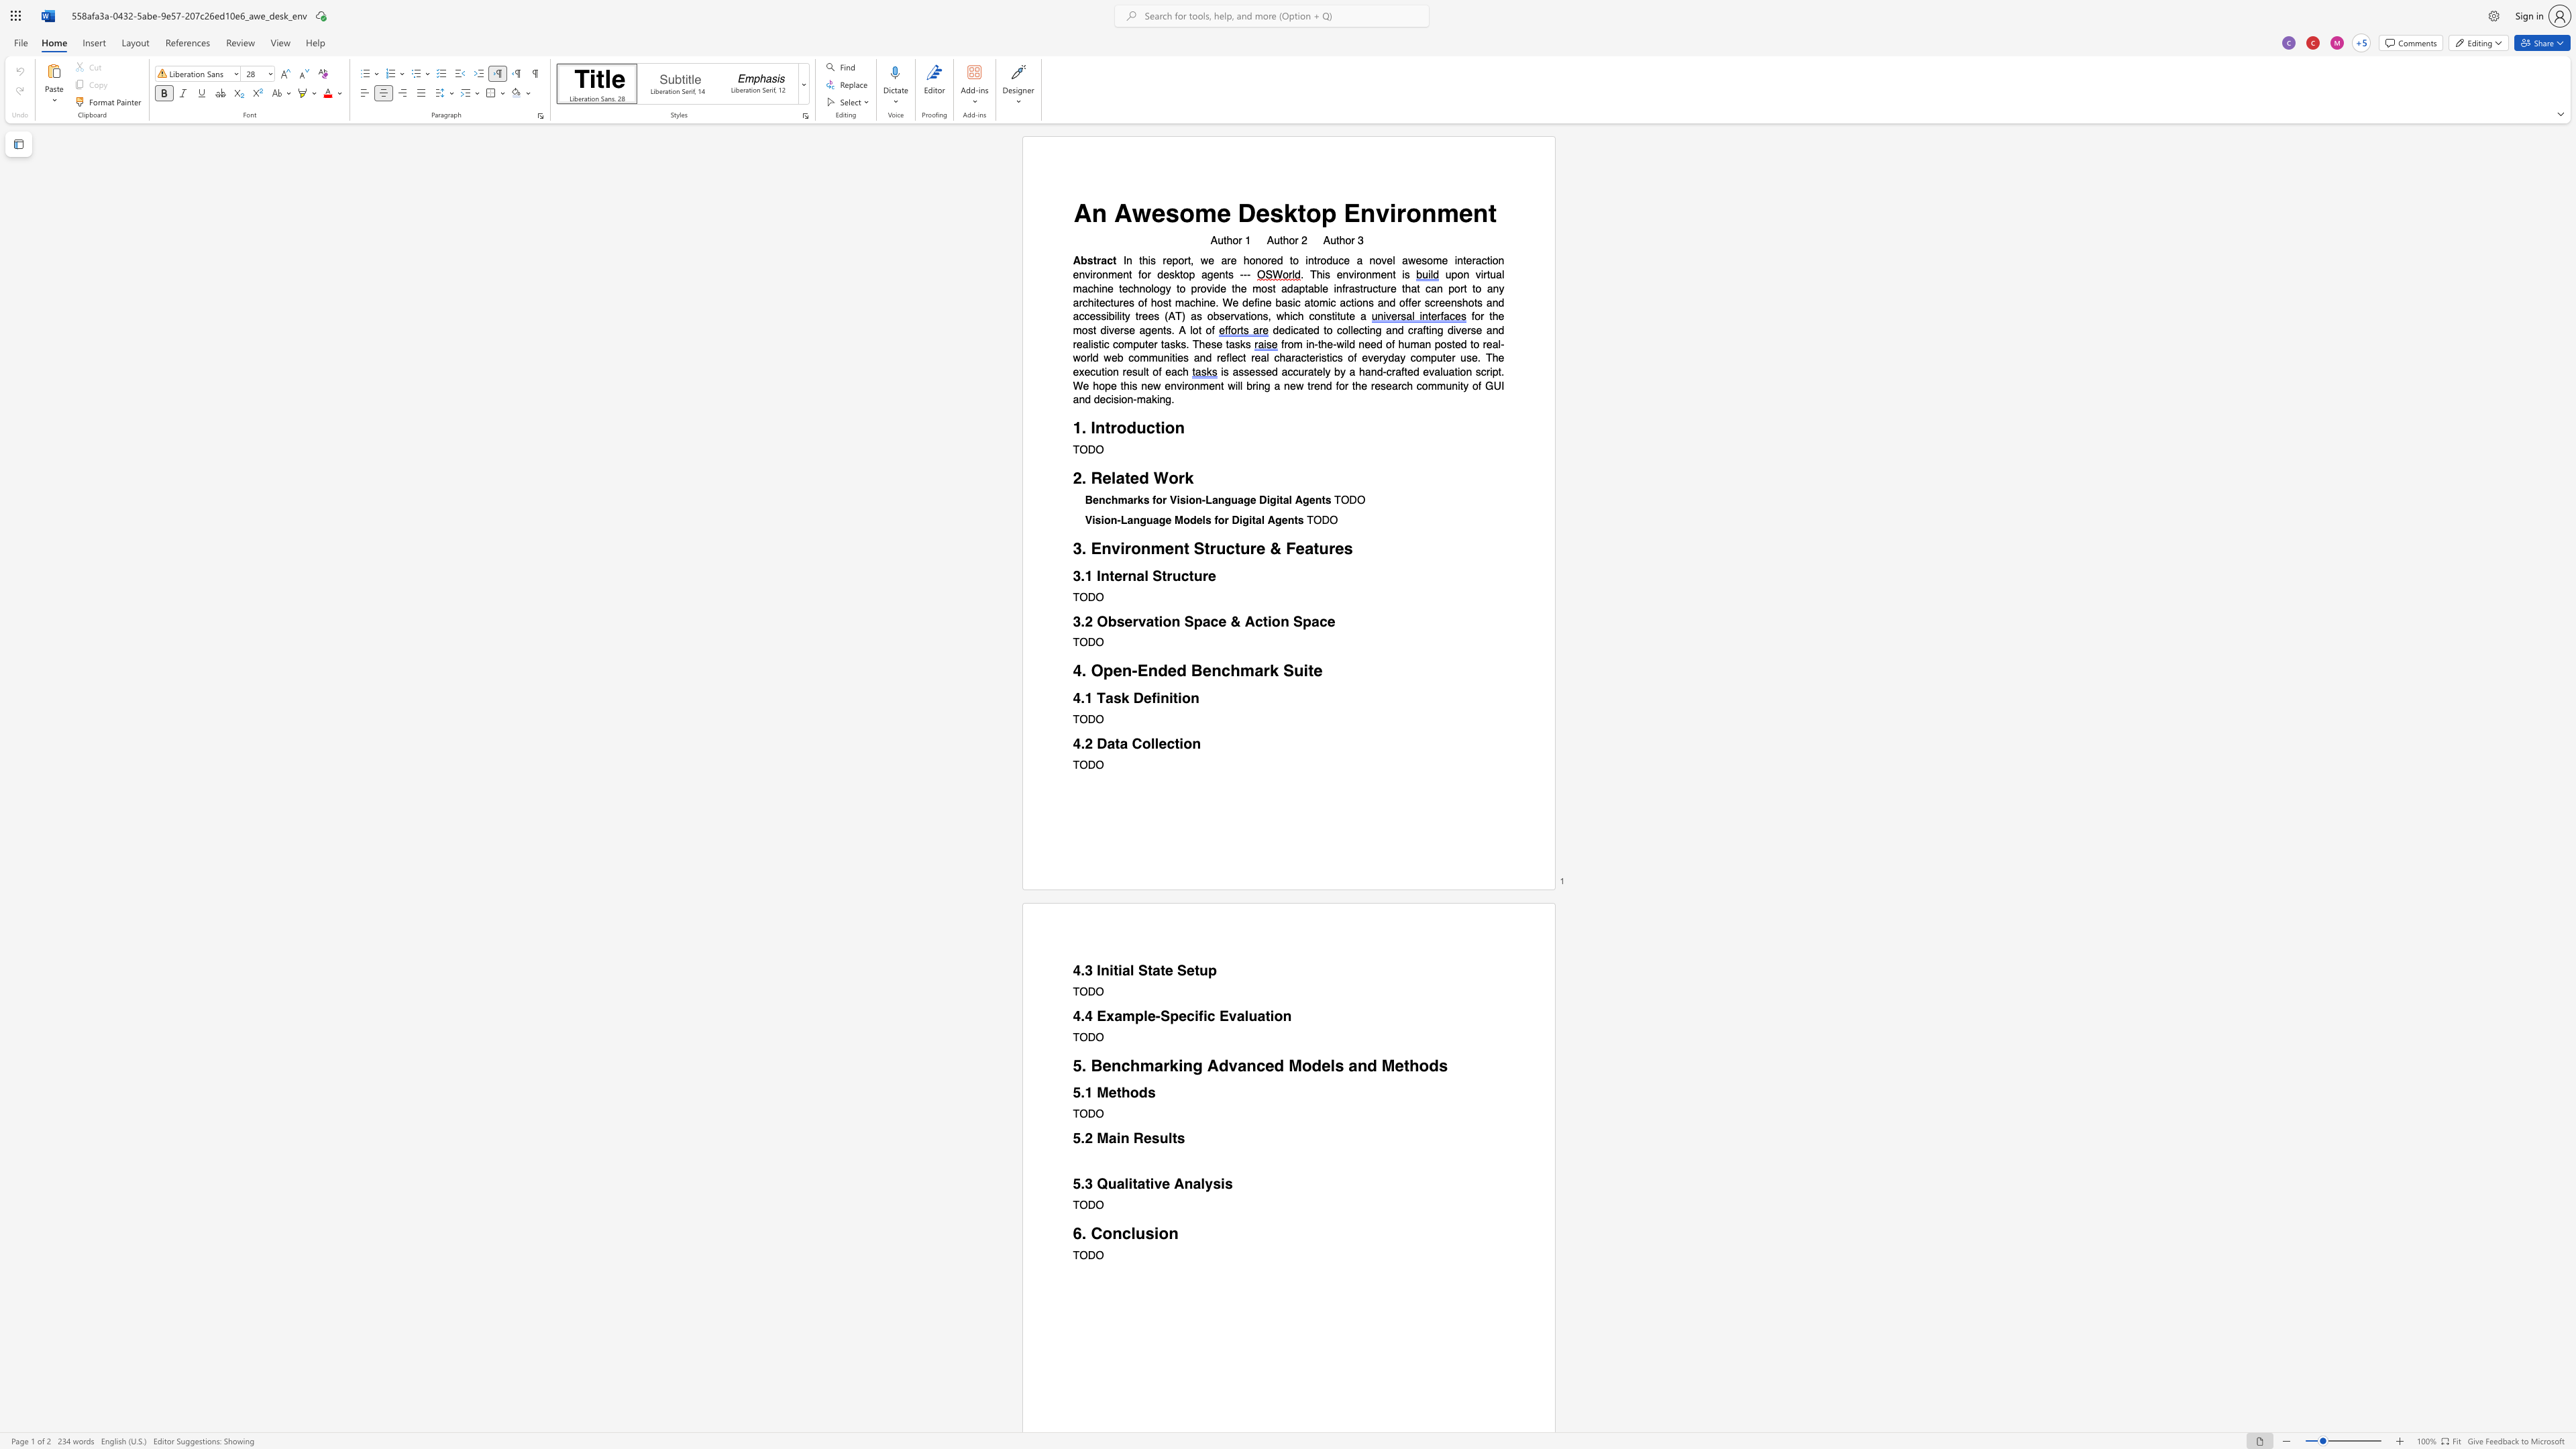  What do you see at coordinates (1084, 1016) in the screenshot?
I see `the subset text "4 Example-Specific Ev" within the text "4.4 Example-Specific Evaluation"` at bounding box center [1084, 1016].